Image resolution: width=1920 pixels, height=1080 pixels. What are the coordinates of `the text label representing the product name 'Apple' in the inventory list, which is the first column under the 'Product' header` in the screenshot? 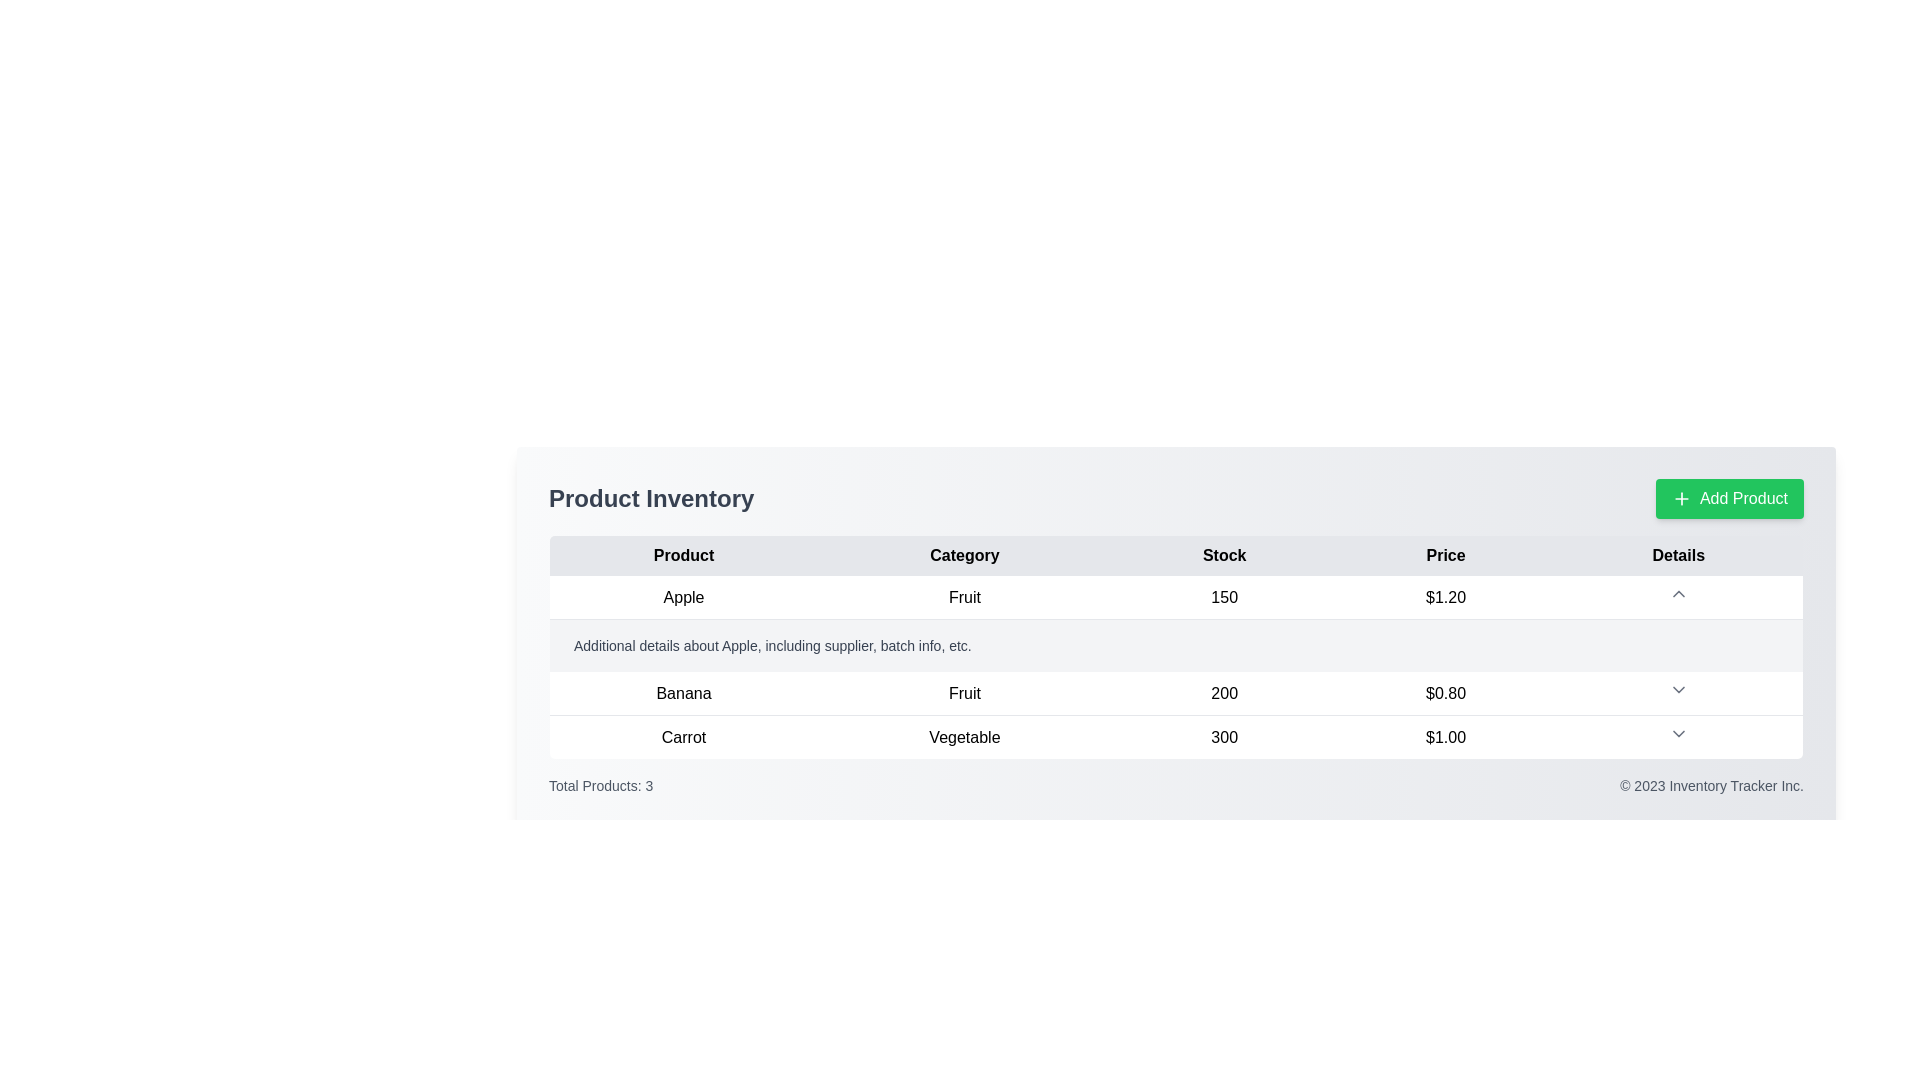 It's located at (683, 596).